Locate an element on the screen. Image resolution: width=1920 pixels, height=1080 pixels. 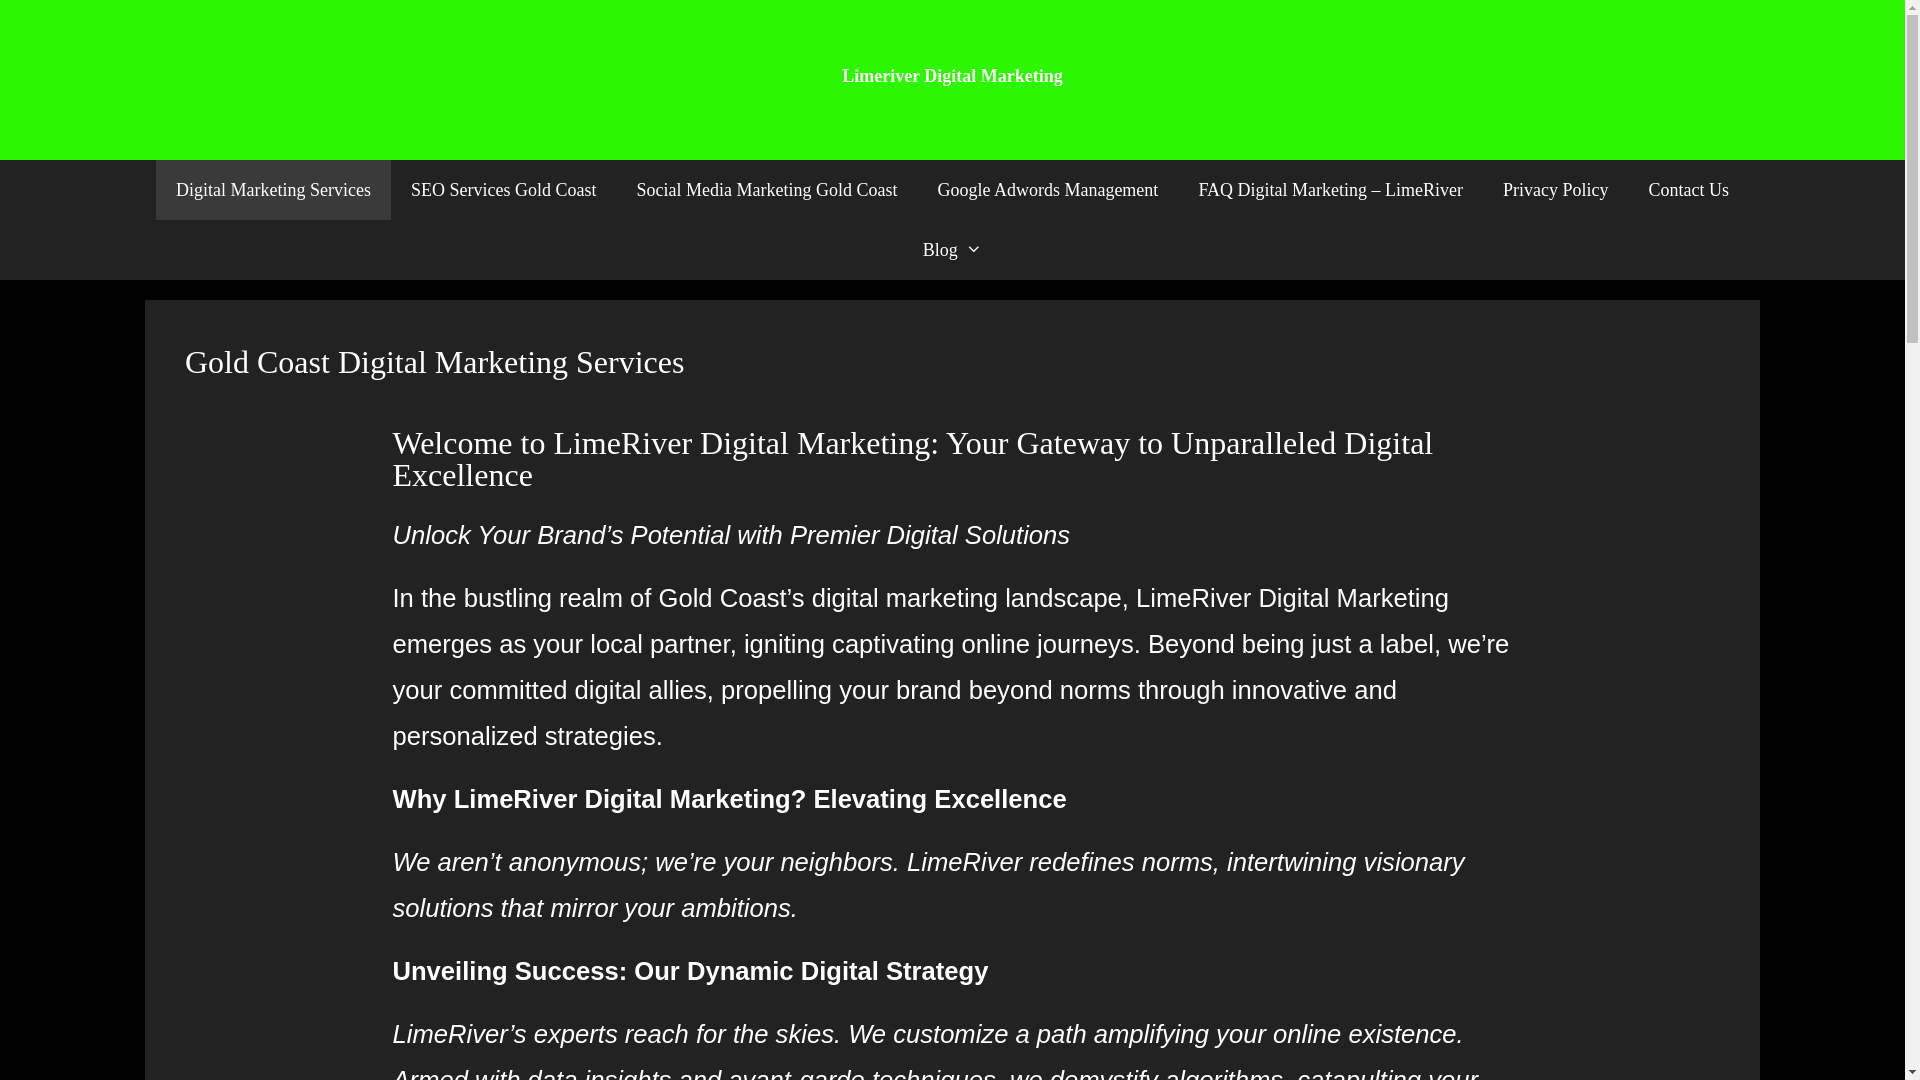
'Digital Marketing Services' is located at coordinates (272, 189).